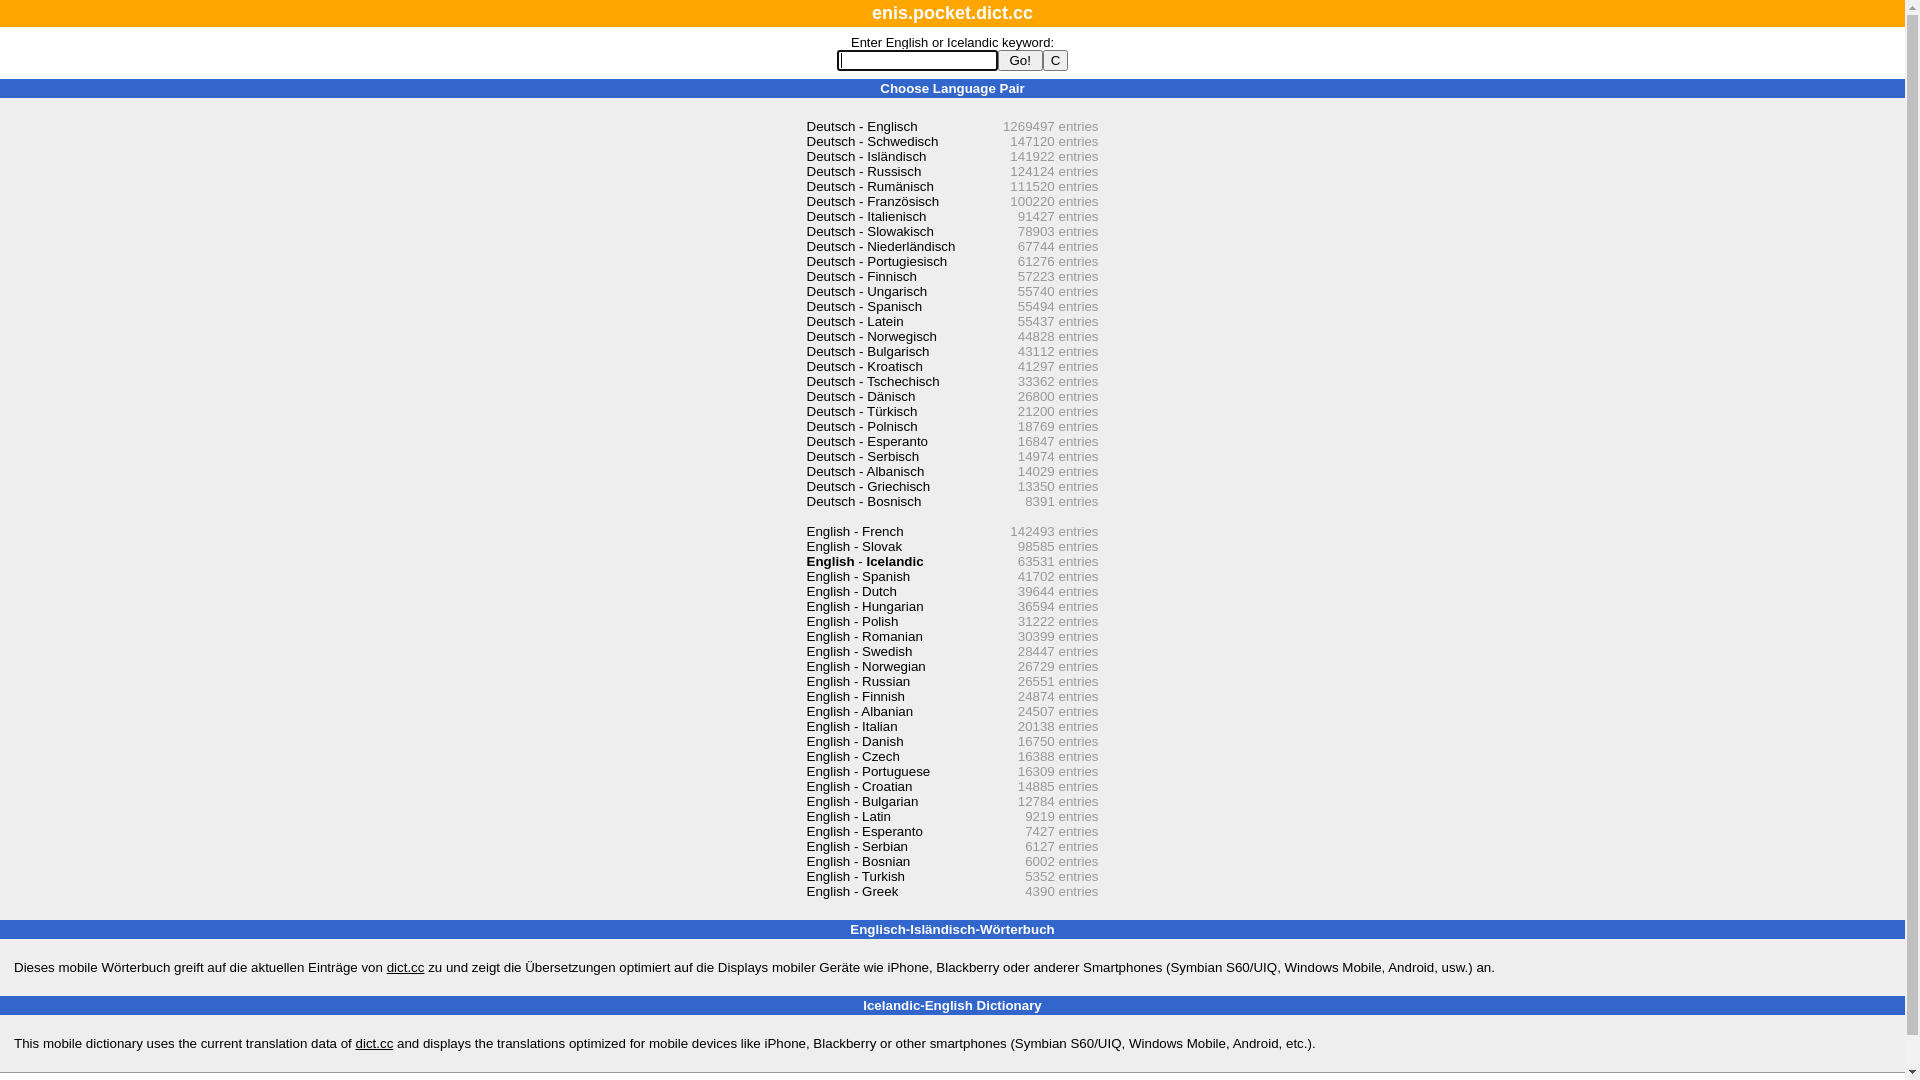  Describe the element at coordinates (863, 170) in the screenshot. I see `'Deutsch - Russisch'` at that location.